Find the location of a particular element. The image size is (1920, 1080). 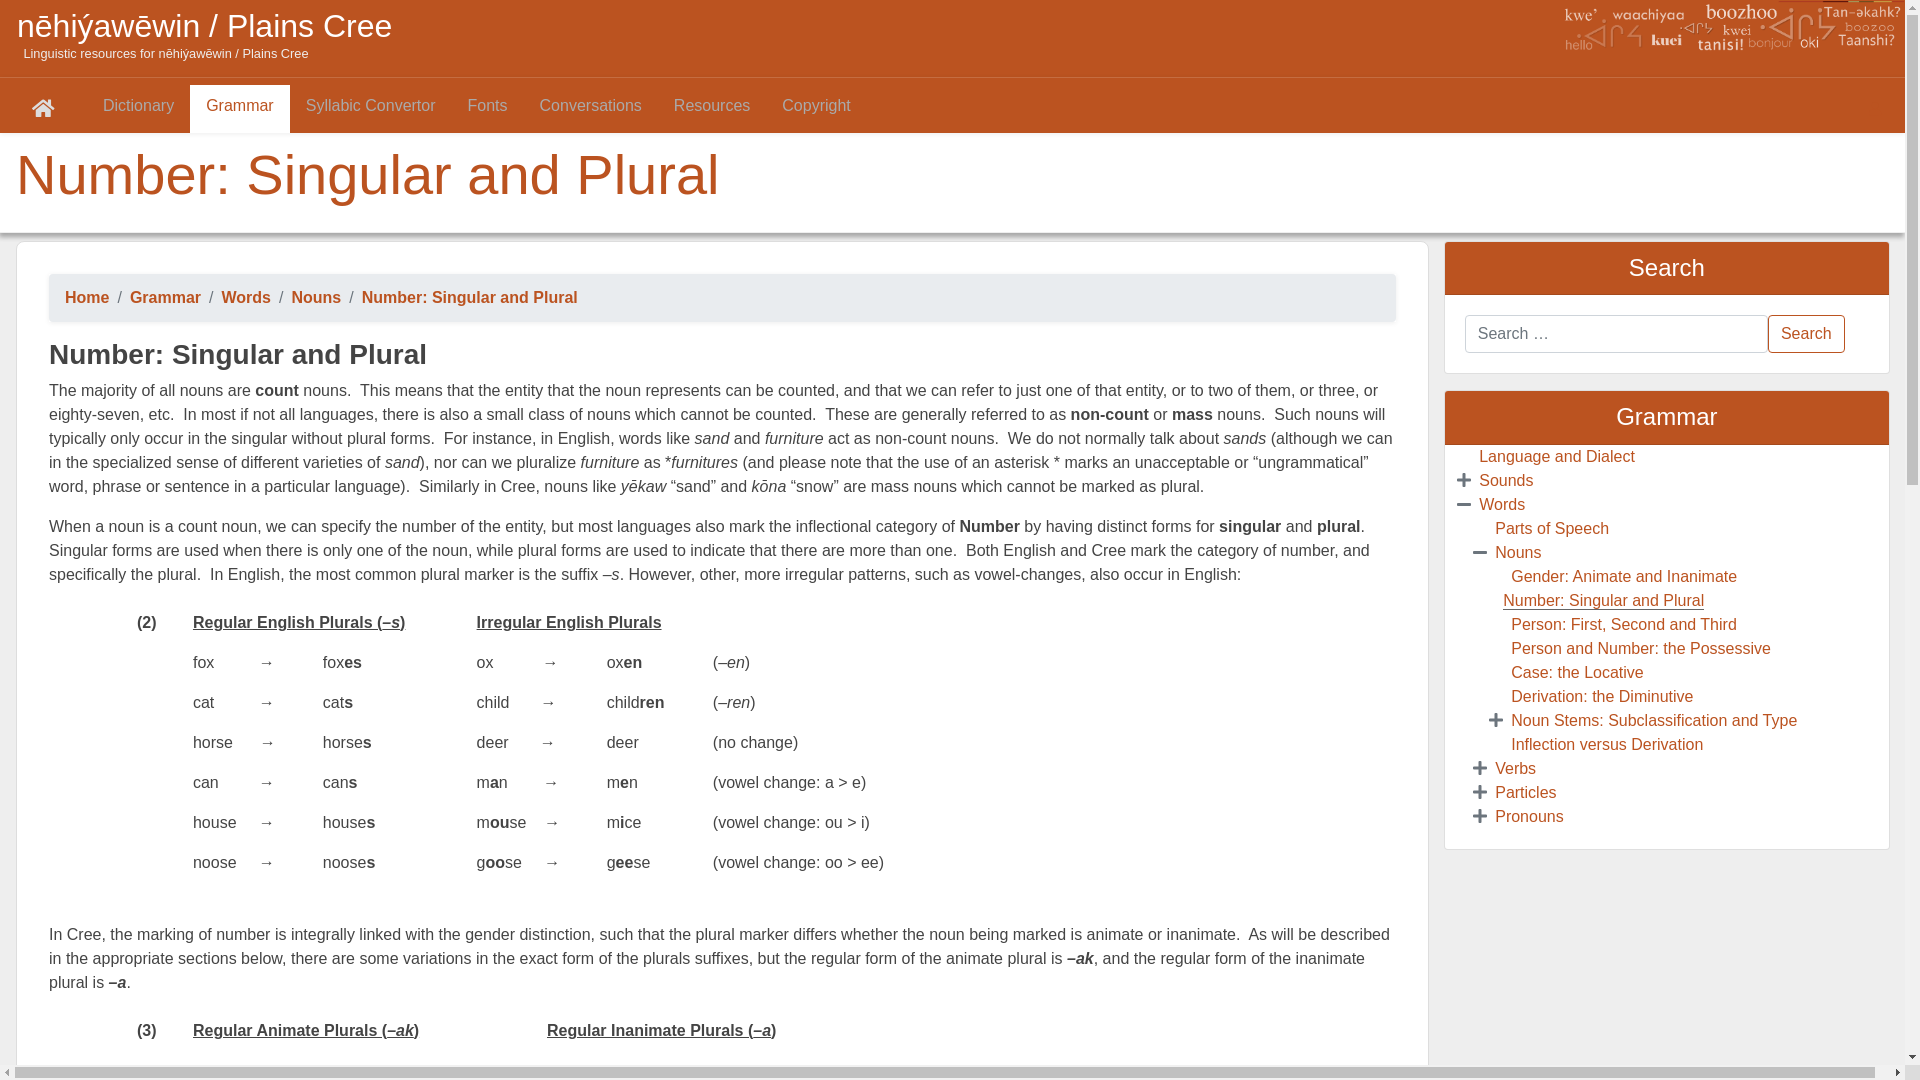

'Nouns' is located at coordinates (1517, 552).